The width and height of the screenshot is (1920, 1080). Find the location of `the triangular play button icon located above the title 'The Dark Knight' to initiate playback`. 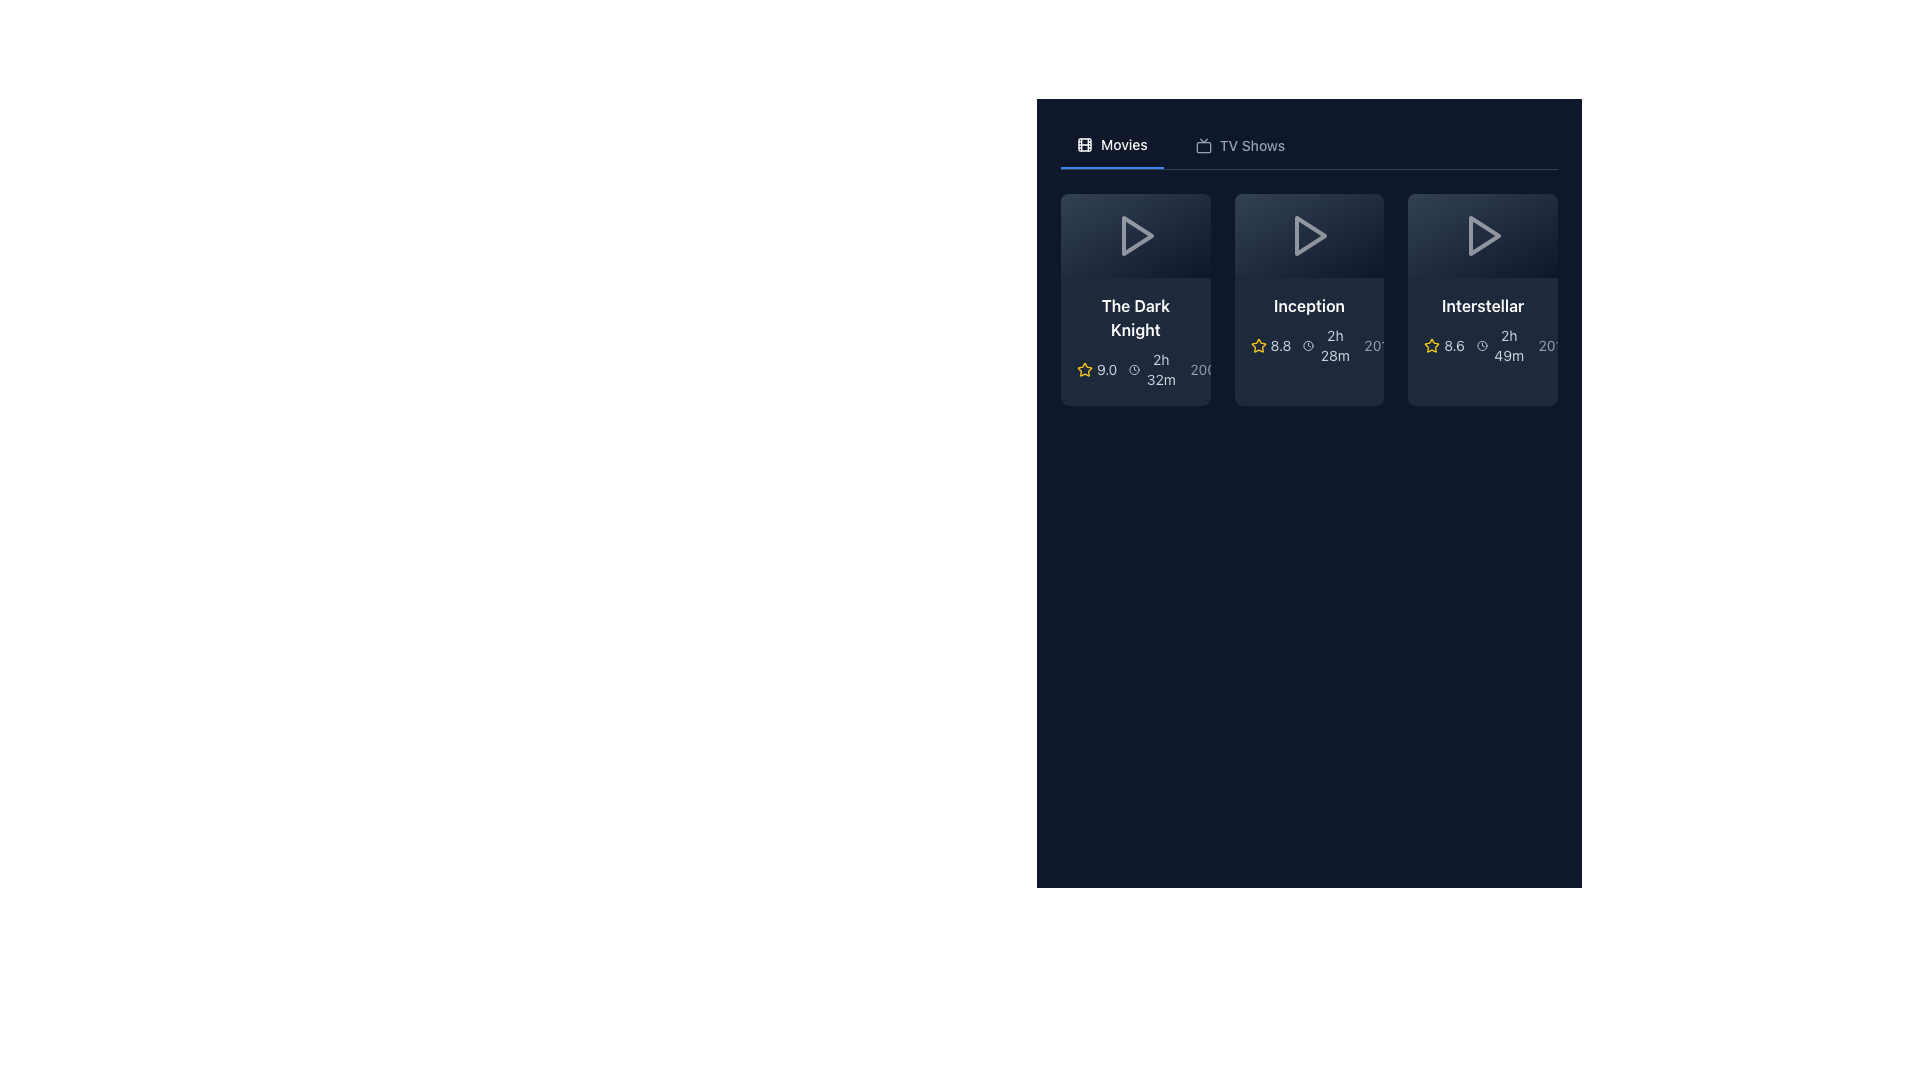

the triangular play button icon located above the title 'The Dark Knight' to initiate playback is located at coordinates (1137, 235).